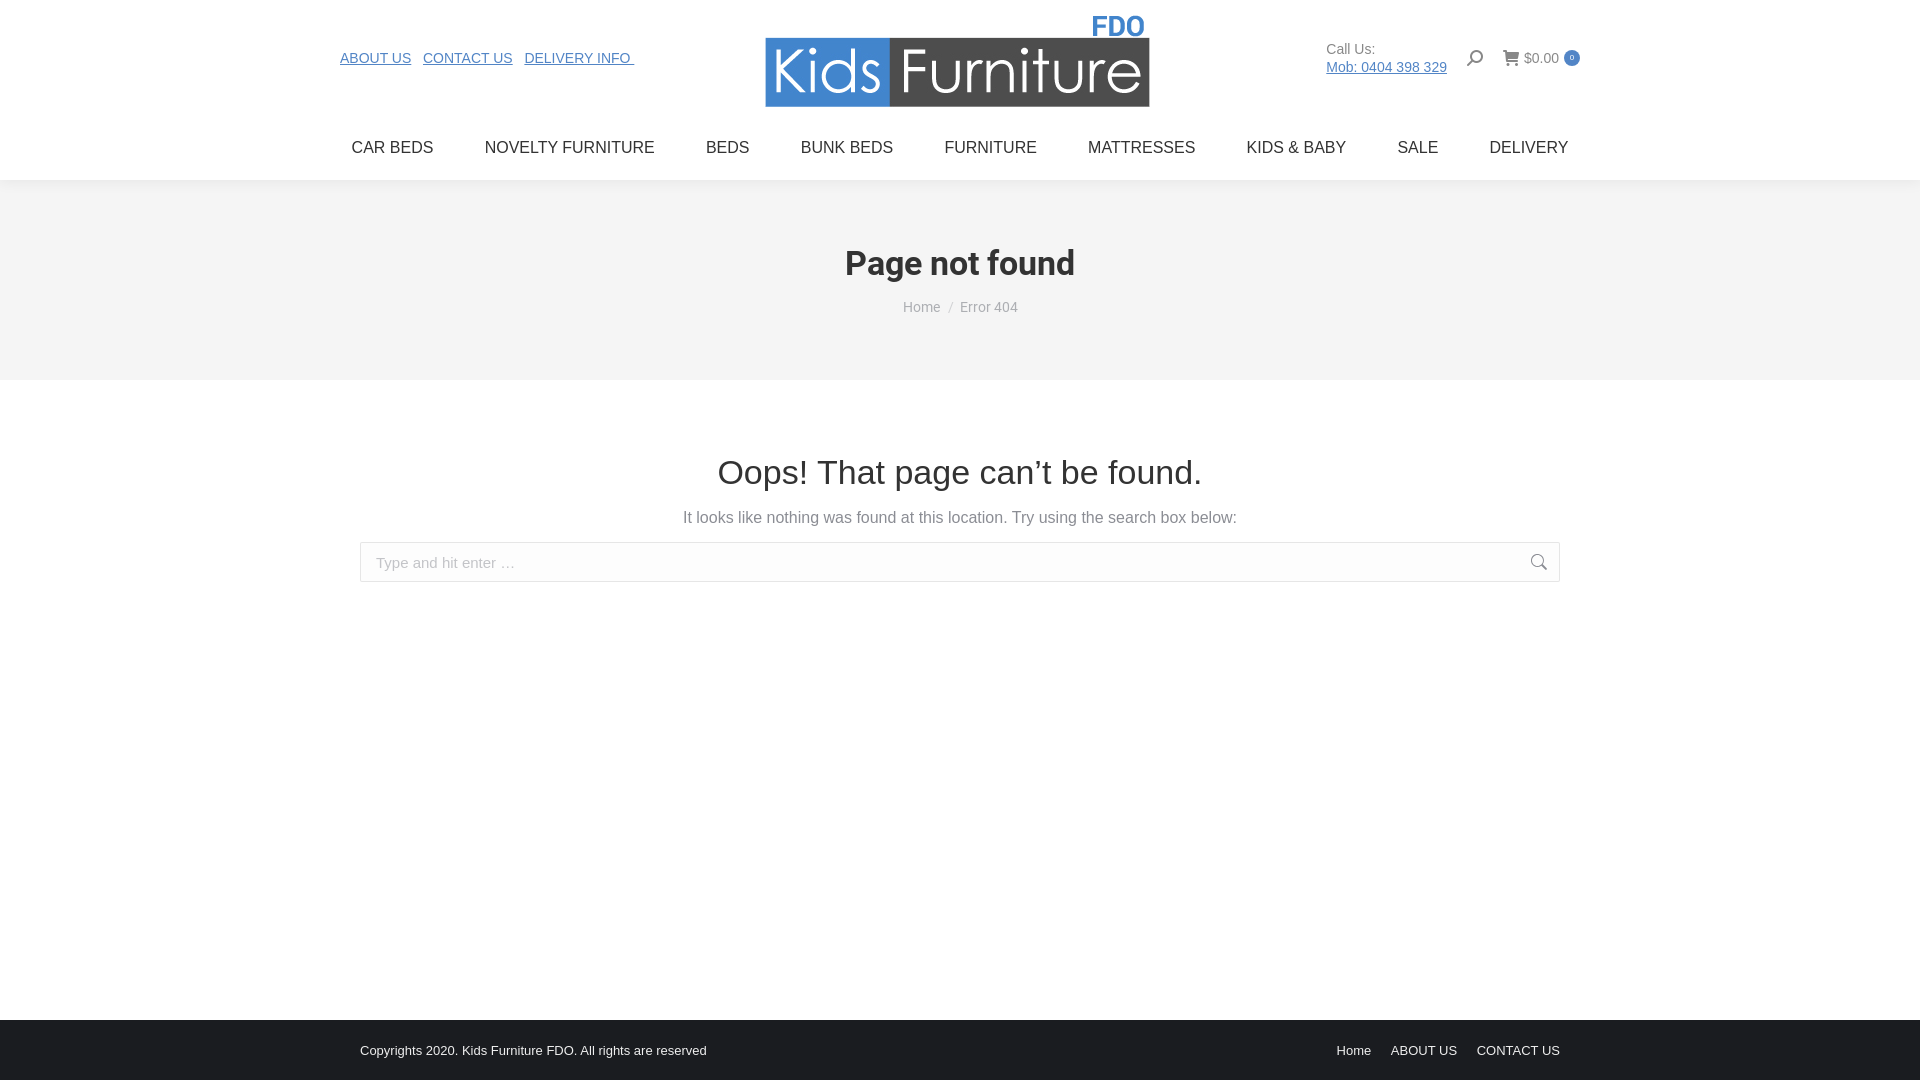 The height and width of the screenshot is (1080, 1920). What do you see at coordinates (846, 146) in the screenshot?
I see `'BUNK BEDS'` at bounding box center [846, 146].